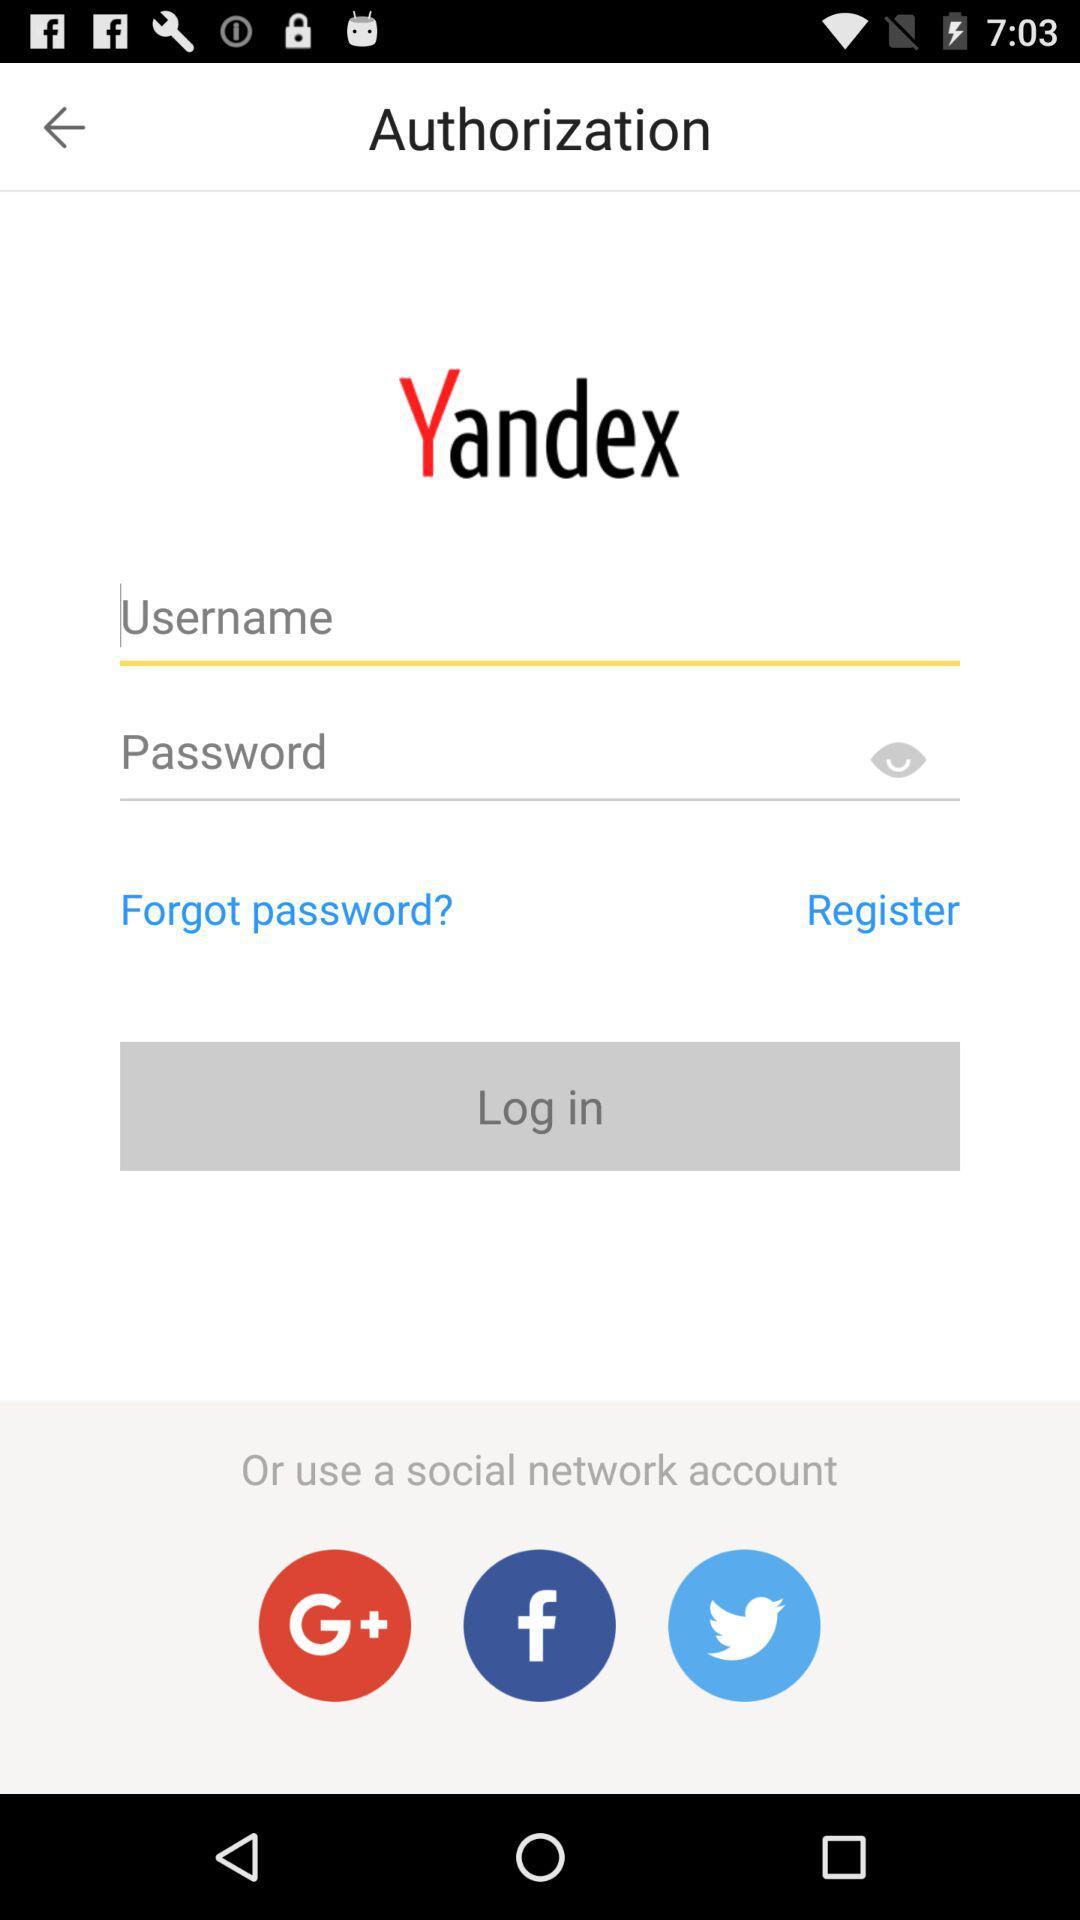  I want to click on this field is for entering your username, so click(540, 623).